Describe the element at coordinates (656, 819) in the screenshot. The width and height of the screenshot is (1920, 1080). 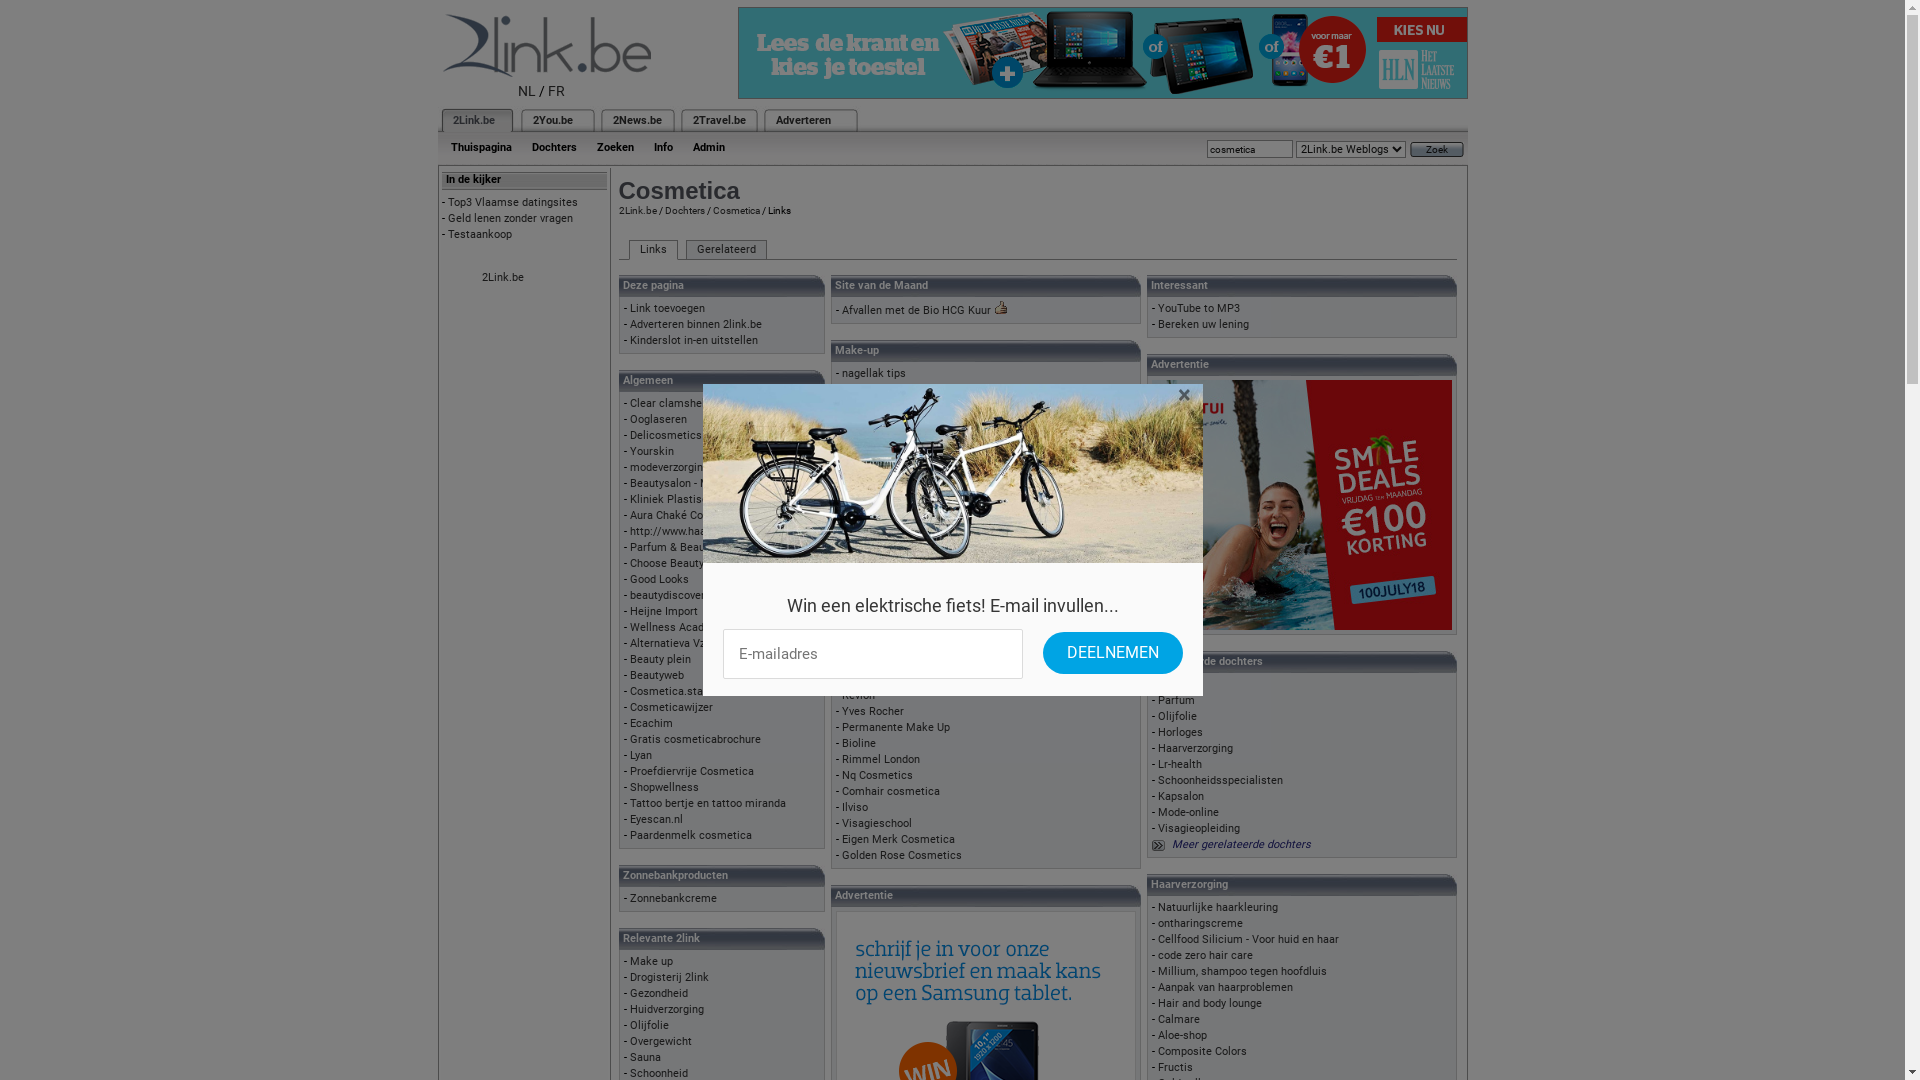
I see `'Eyescan.nl'` at that location.